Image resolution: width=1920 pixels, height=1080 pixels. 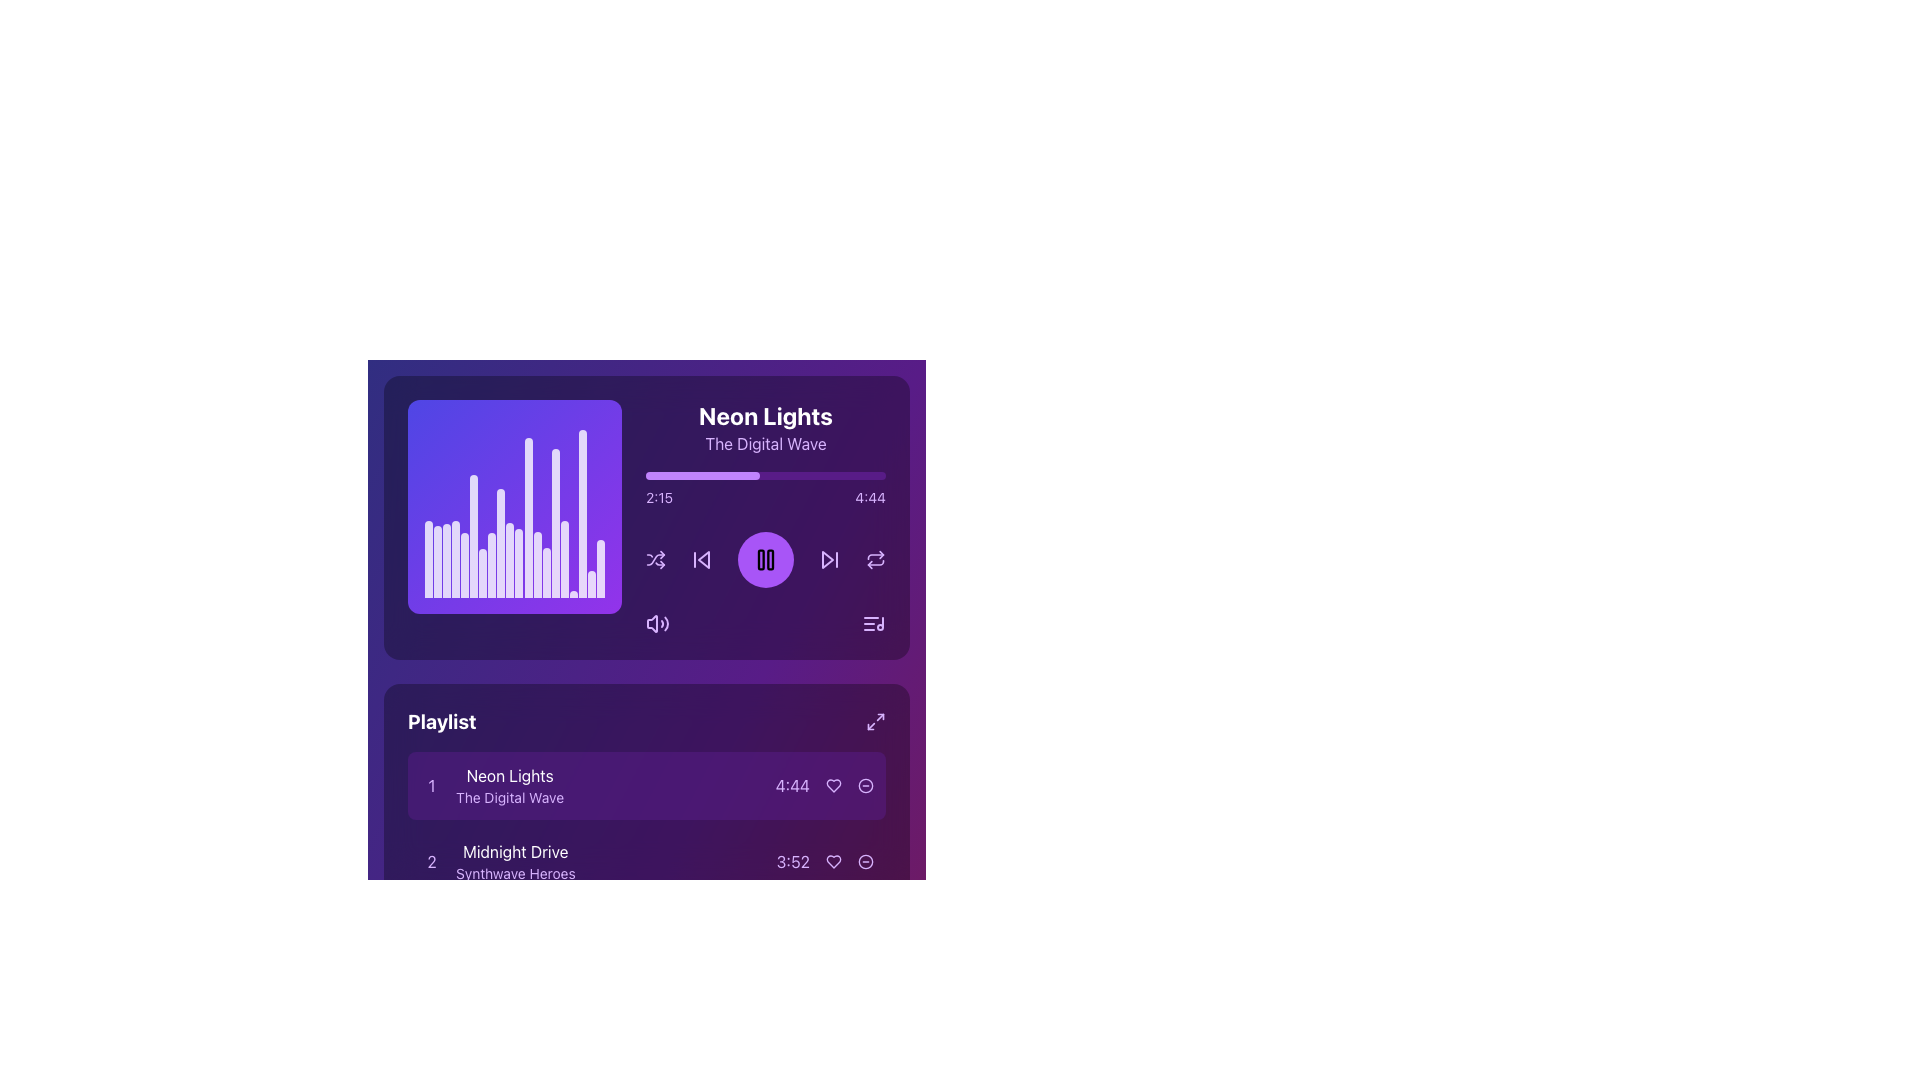 I want to click on the shuffle icon, which is a small purple icon with two crossing arrows forming a zigzag pattern, so click(x=656, y=559).